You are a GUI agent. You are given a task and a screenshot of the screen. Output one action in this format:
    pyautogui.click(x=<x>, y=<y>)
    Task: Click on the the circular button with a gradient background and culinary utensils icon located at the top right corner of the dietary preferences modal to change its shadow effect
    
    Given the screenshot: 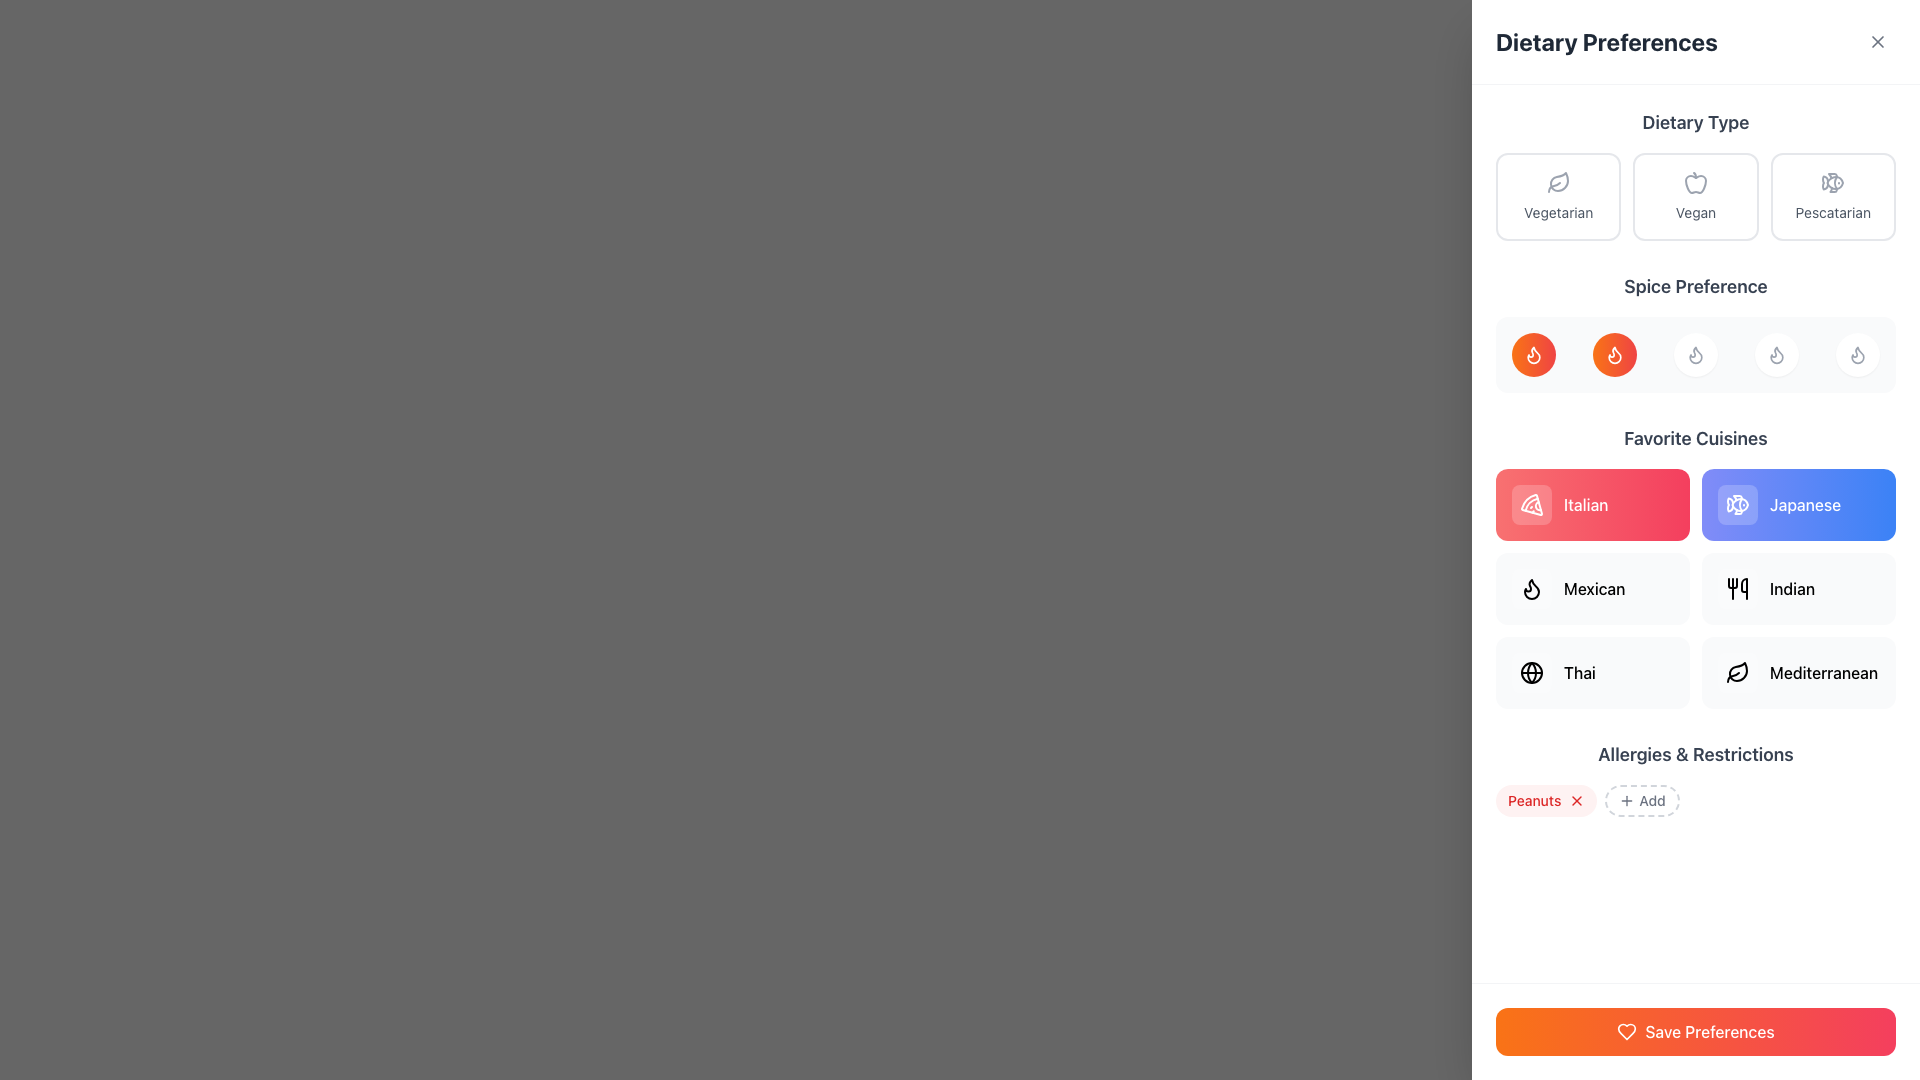 What is the action you would take?
    pyautogui.click(x=1879, y=39)
    